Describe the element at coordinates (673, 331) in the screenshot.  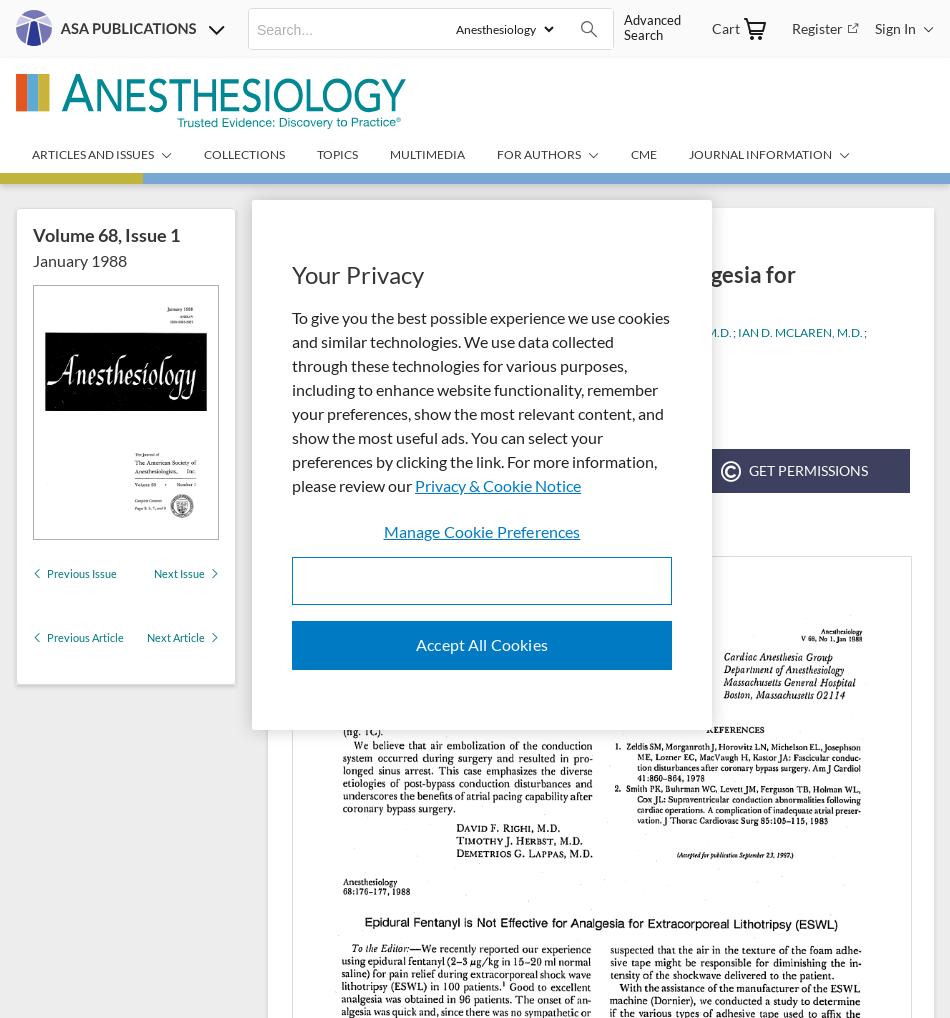
I see `'BRUCE CRIDER, M.D.'` at that location.